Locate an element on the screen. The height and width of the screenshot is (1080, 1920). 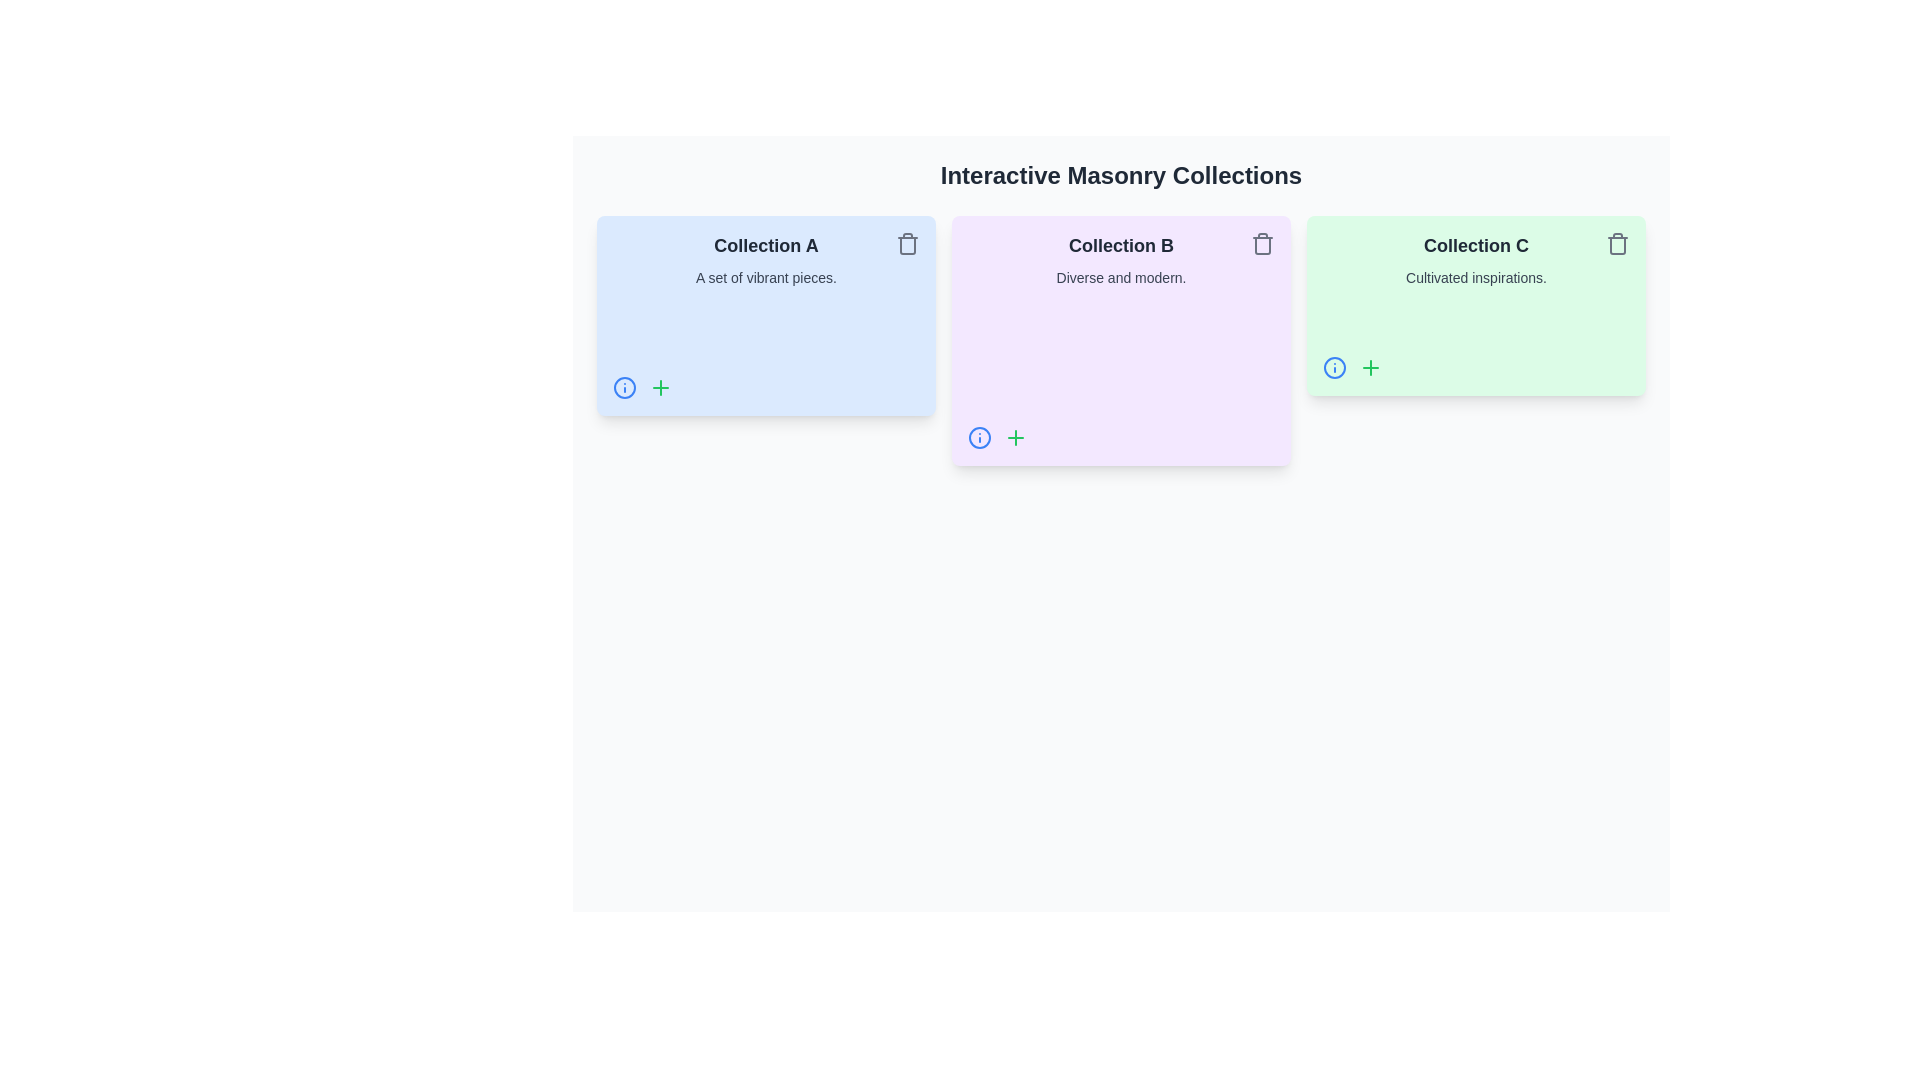
the green plus-shaped icon in the bottom-left corner of the 'Collection C' card is located at coordinates (1370, 367).